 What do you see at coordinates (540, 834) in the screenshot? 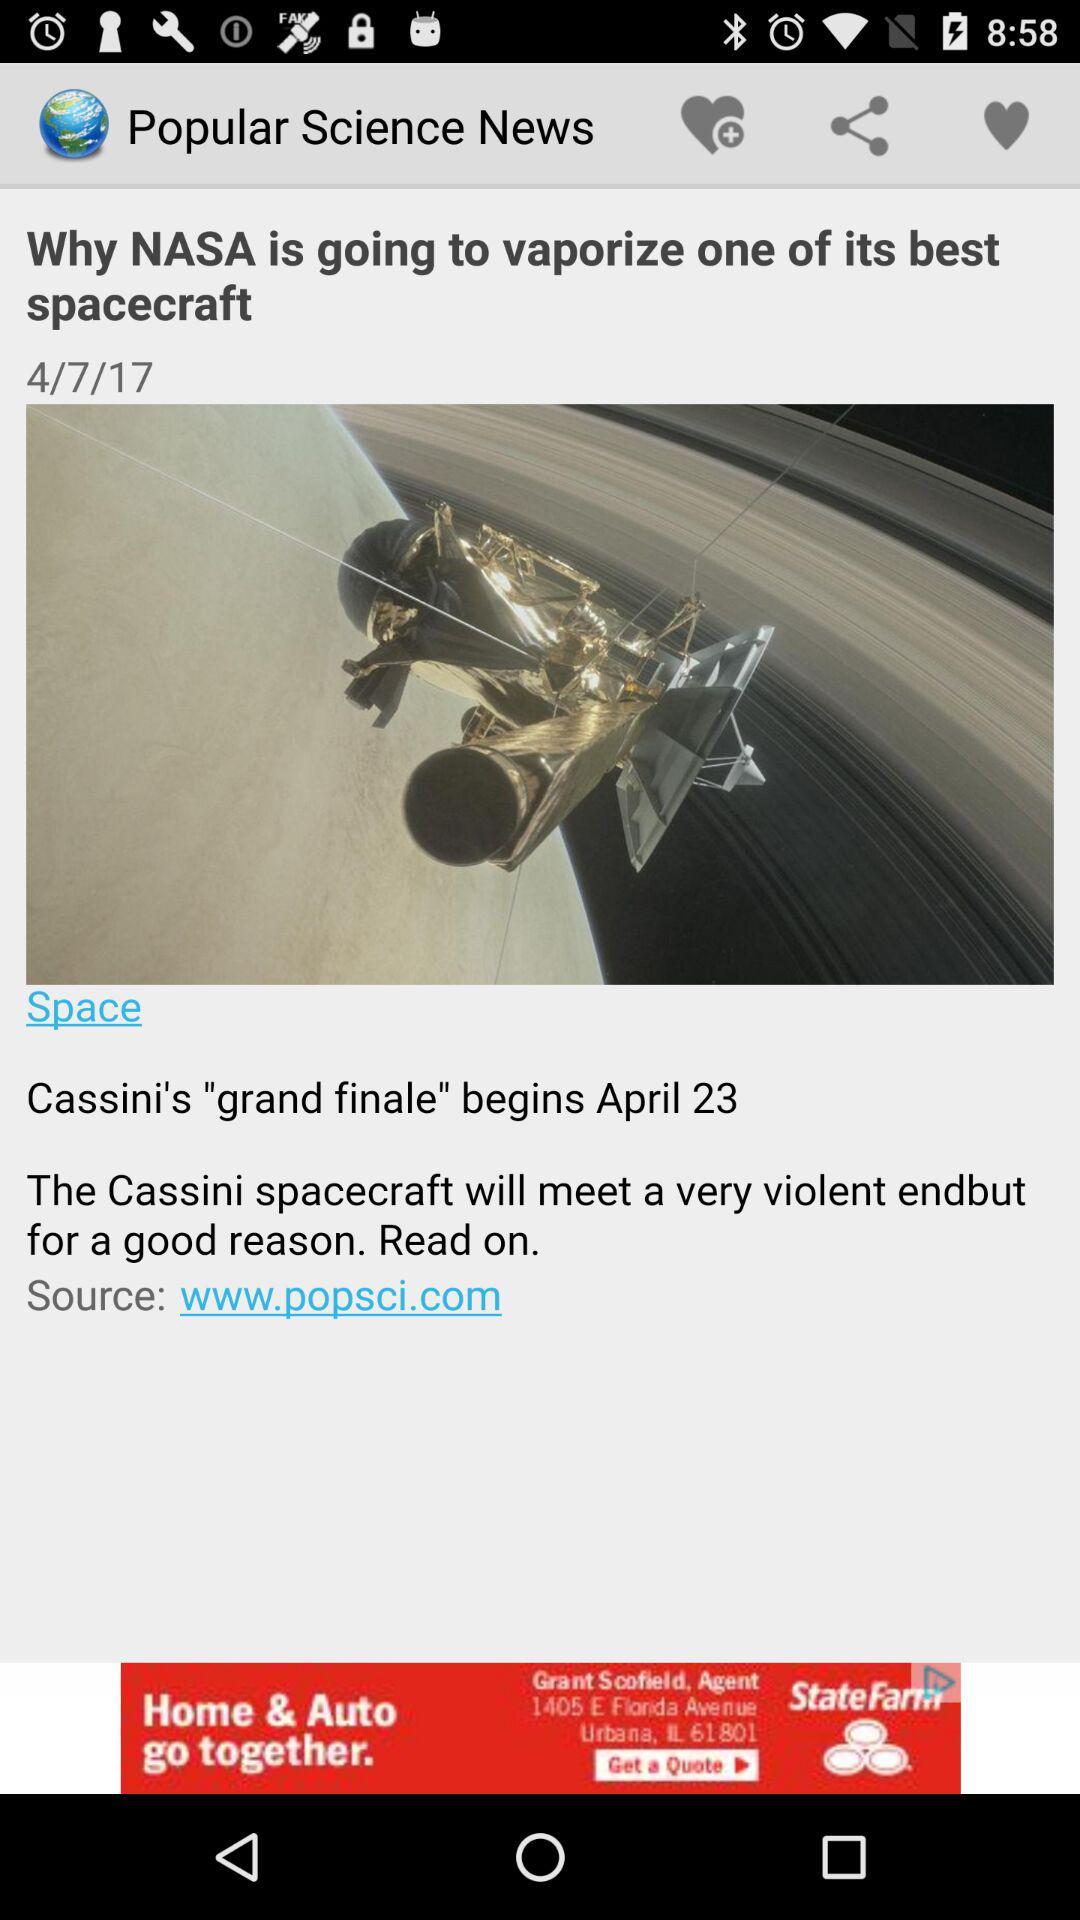
I see `article summary` at bounding box center [540, 834].